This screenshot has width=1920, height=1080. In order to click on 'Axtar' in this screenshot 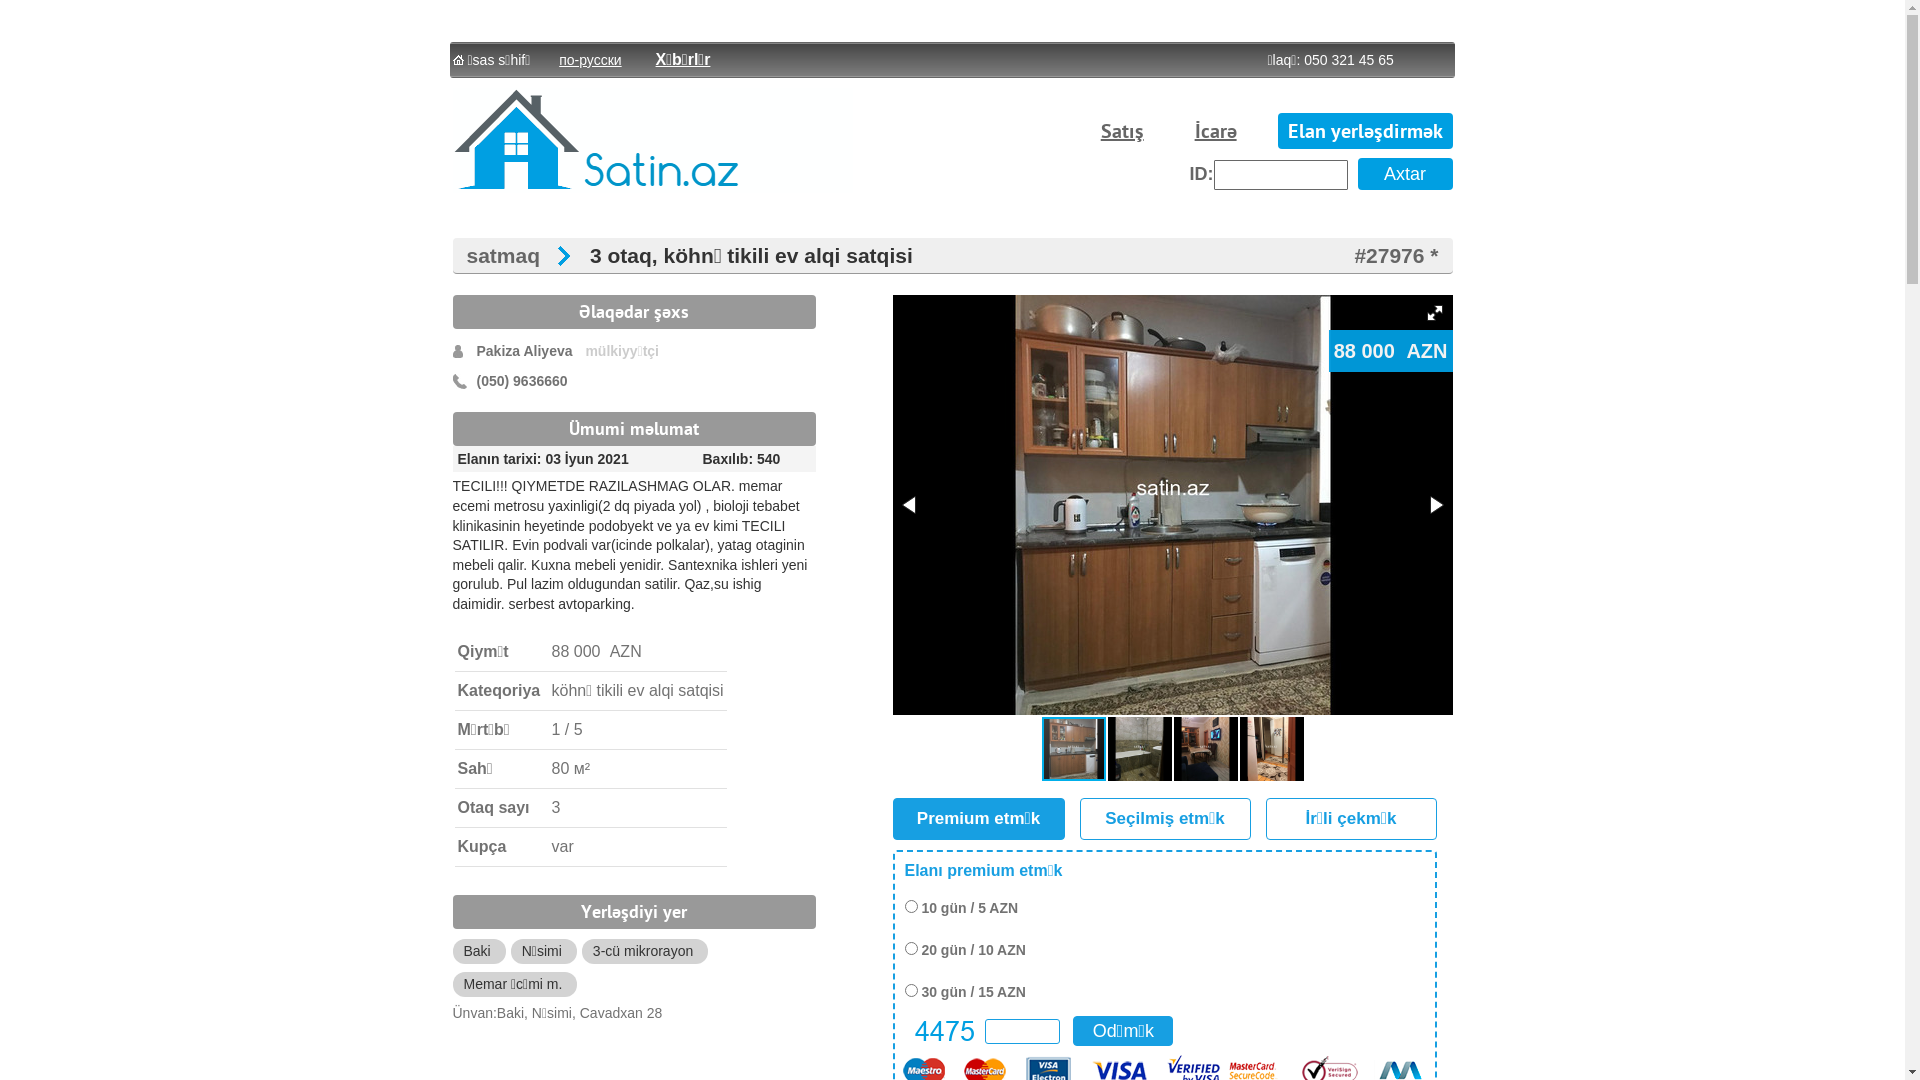, I will do `click(1404, 172)`.